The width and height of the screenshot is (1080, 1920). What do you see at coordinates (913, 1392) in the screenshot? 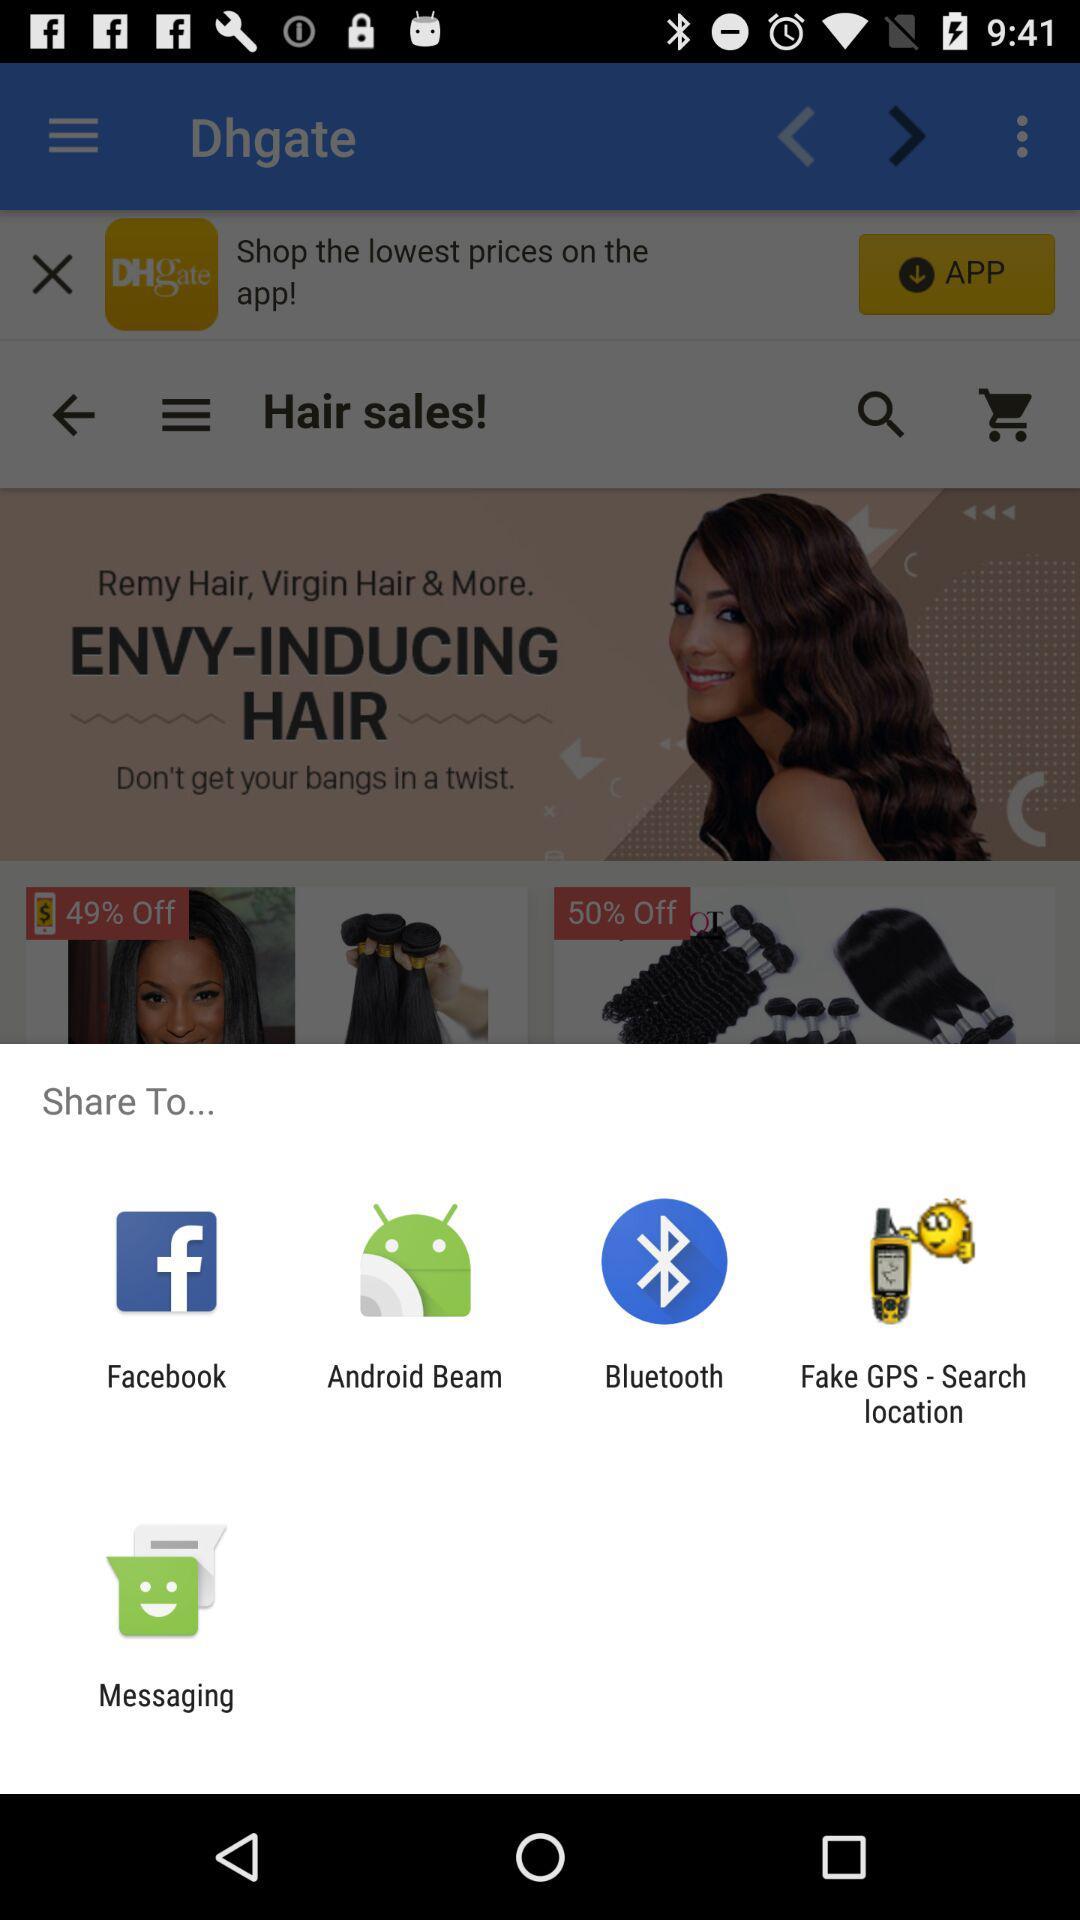
I see `the item to the right of bluetooth app` at bounding box center [913, 1392].